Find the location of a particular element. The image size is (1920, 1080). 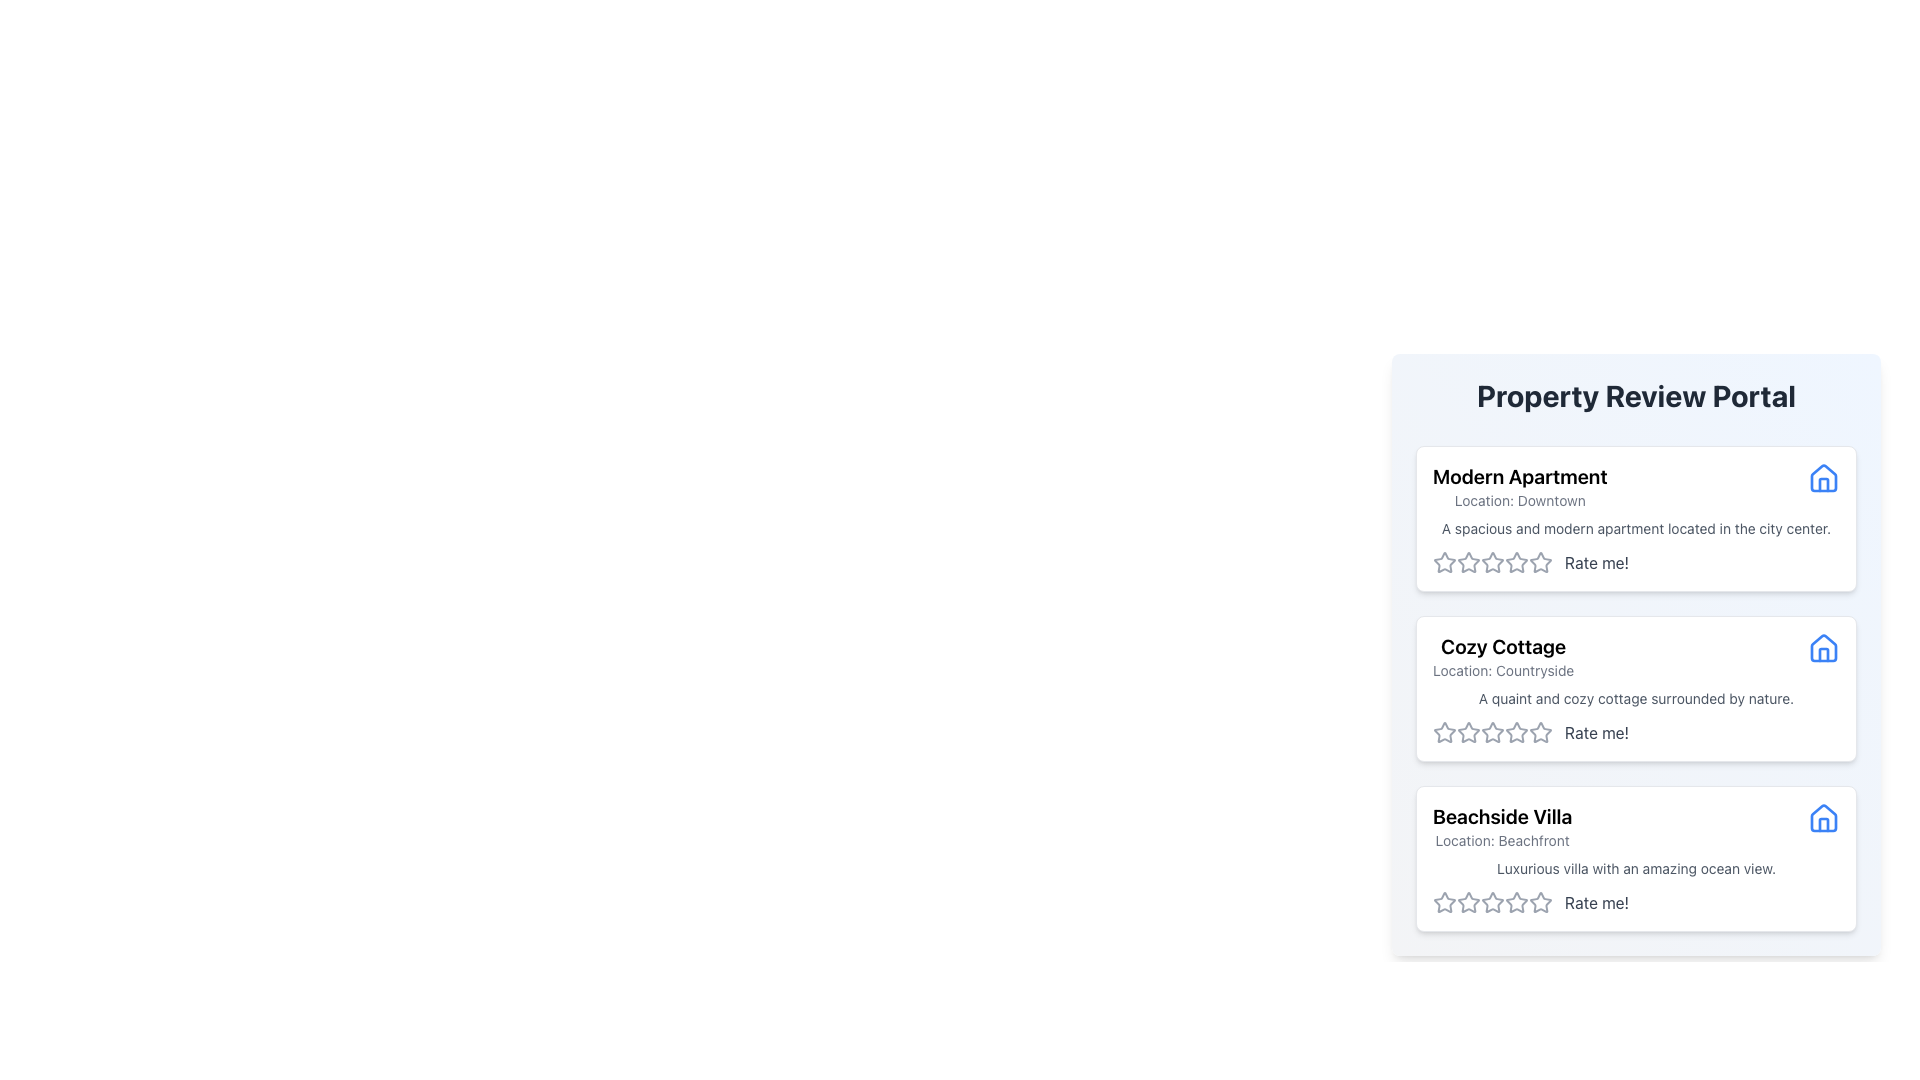

the fifth gray star-shaped icon in the rating system beneath the 'Beachside Villa' card to rate it is located at coordinates (1539, 902).